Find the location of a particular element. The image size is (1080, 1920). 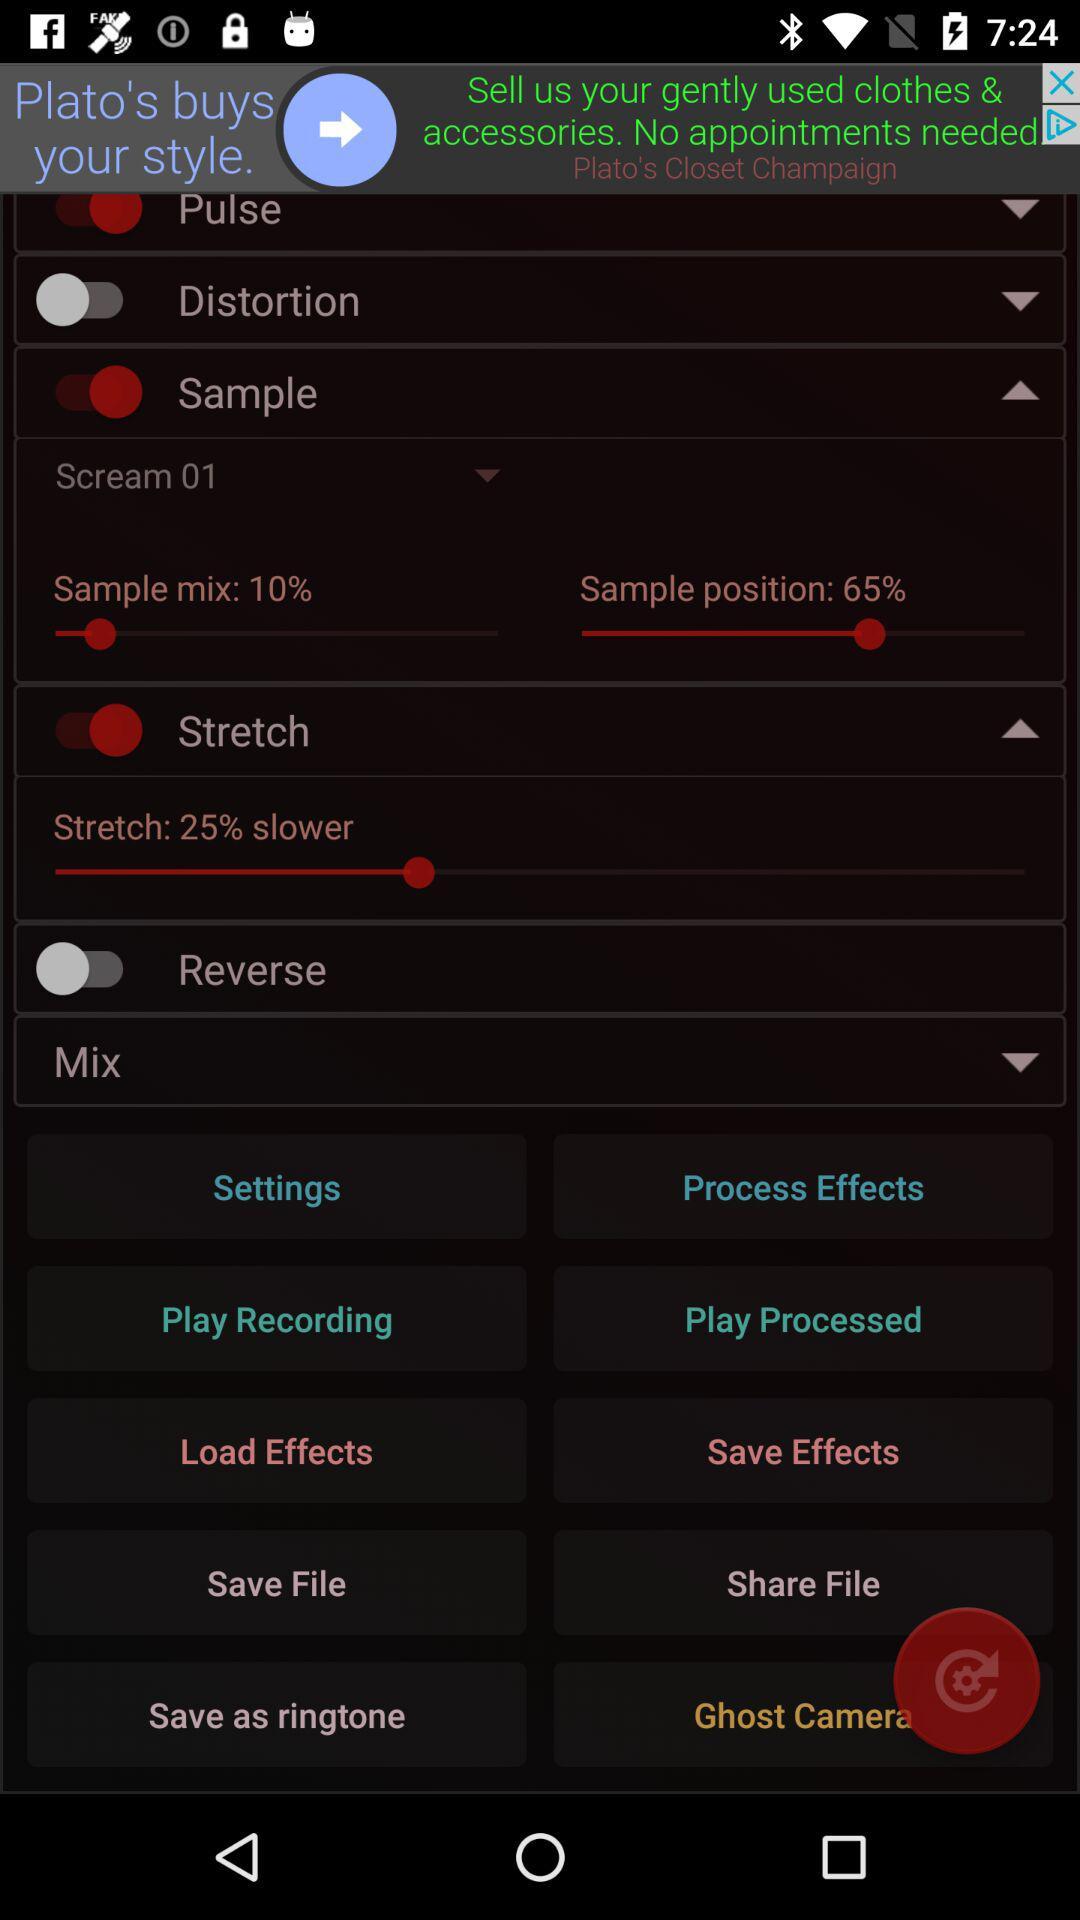

open advertisement is located at coordinates (540, 127).